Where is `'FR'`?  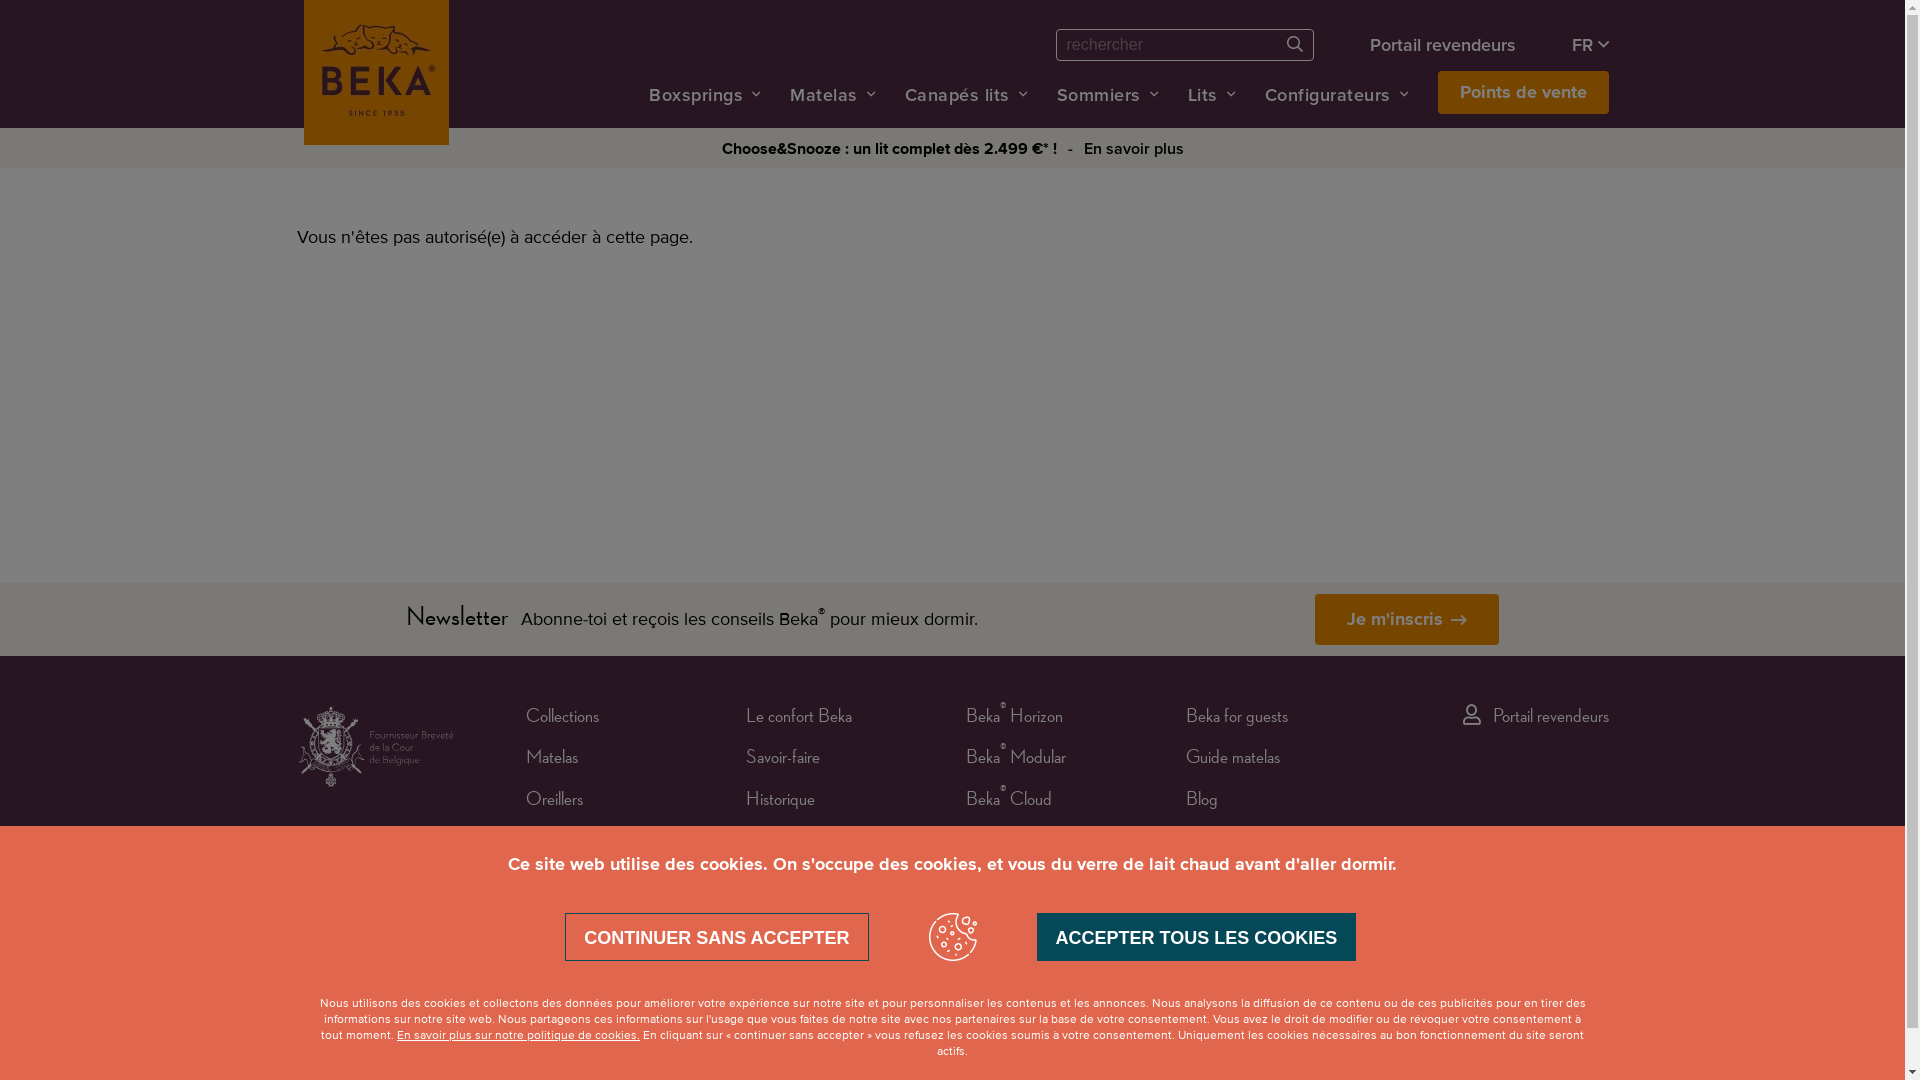
'FR' is located at coordinates (1589, 44).